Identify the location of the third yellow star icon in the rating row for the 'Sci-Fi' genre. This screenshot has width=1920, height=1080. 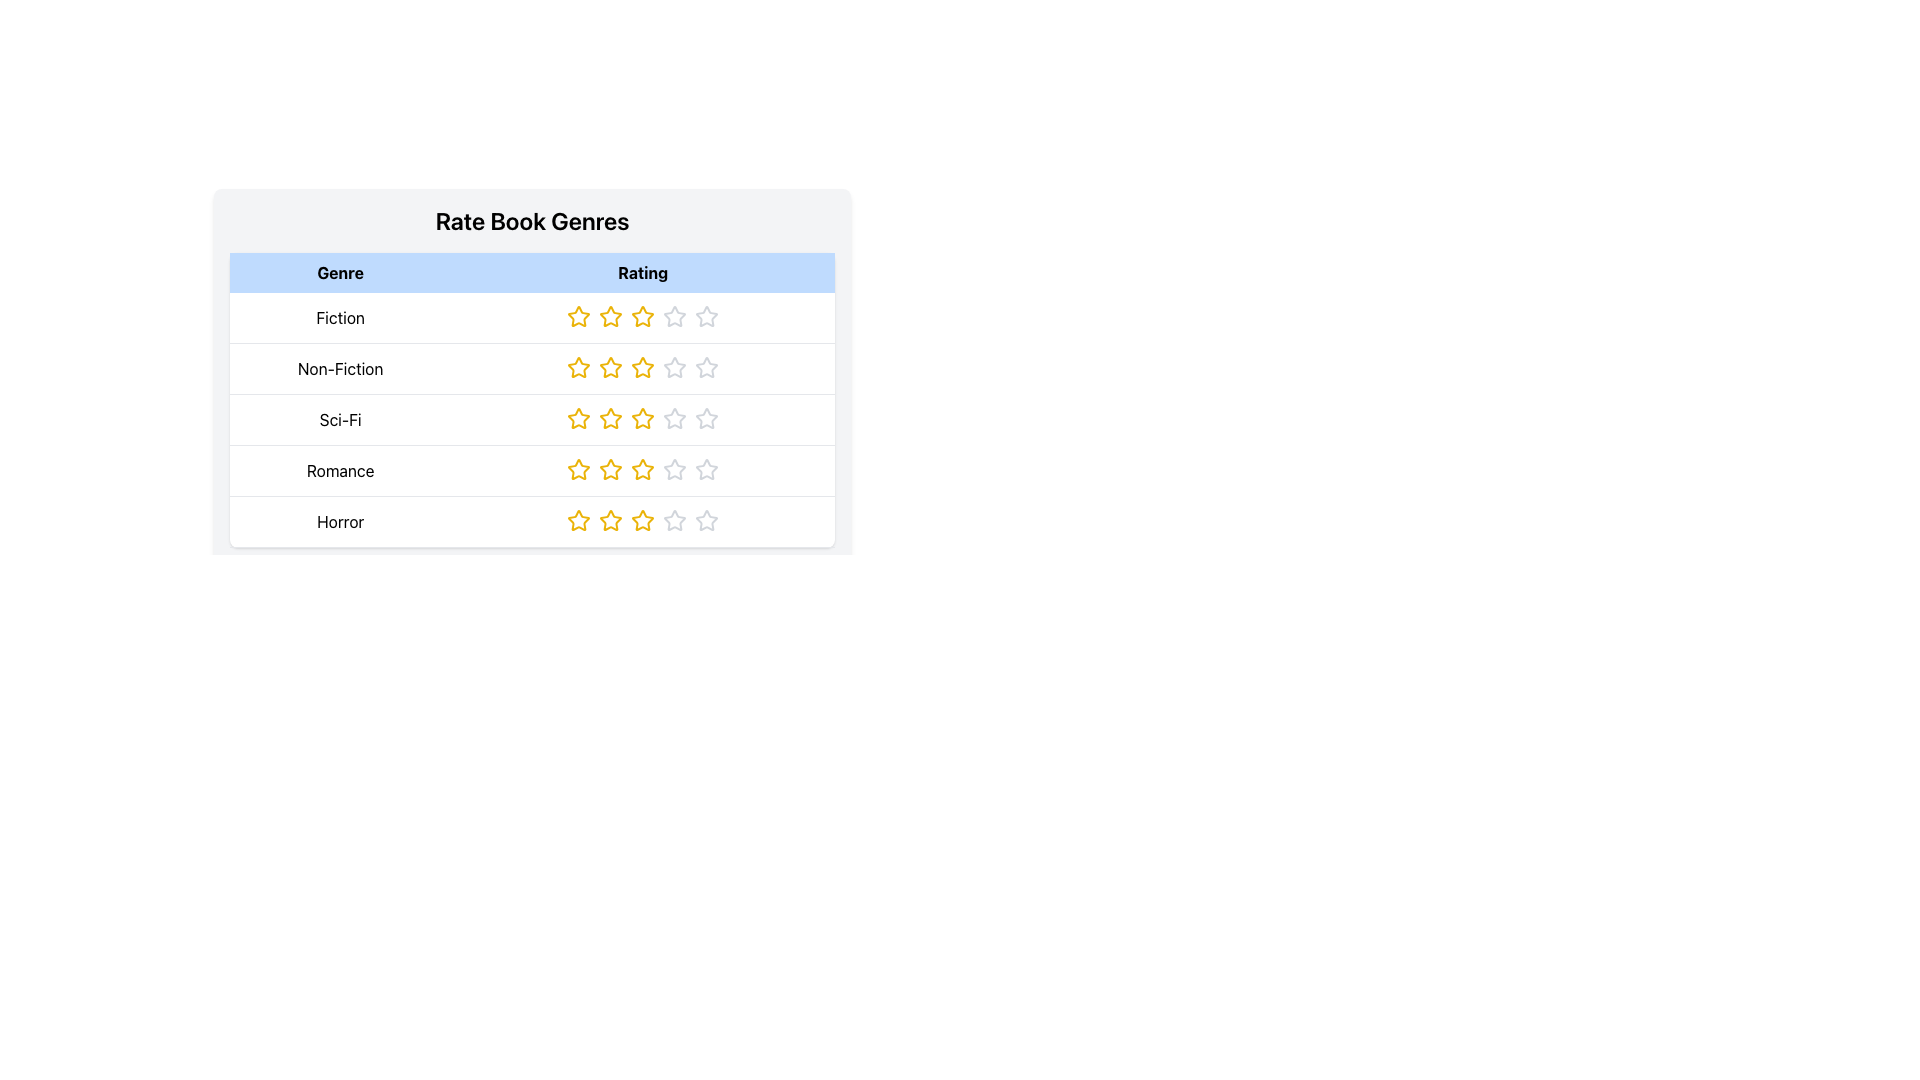
(610, 418).